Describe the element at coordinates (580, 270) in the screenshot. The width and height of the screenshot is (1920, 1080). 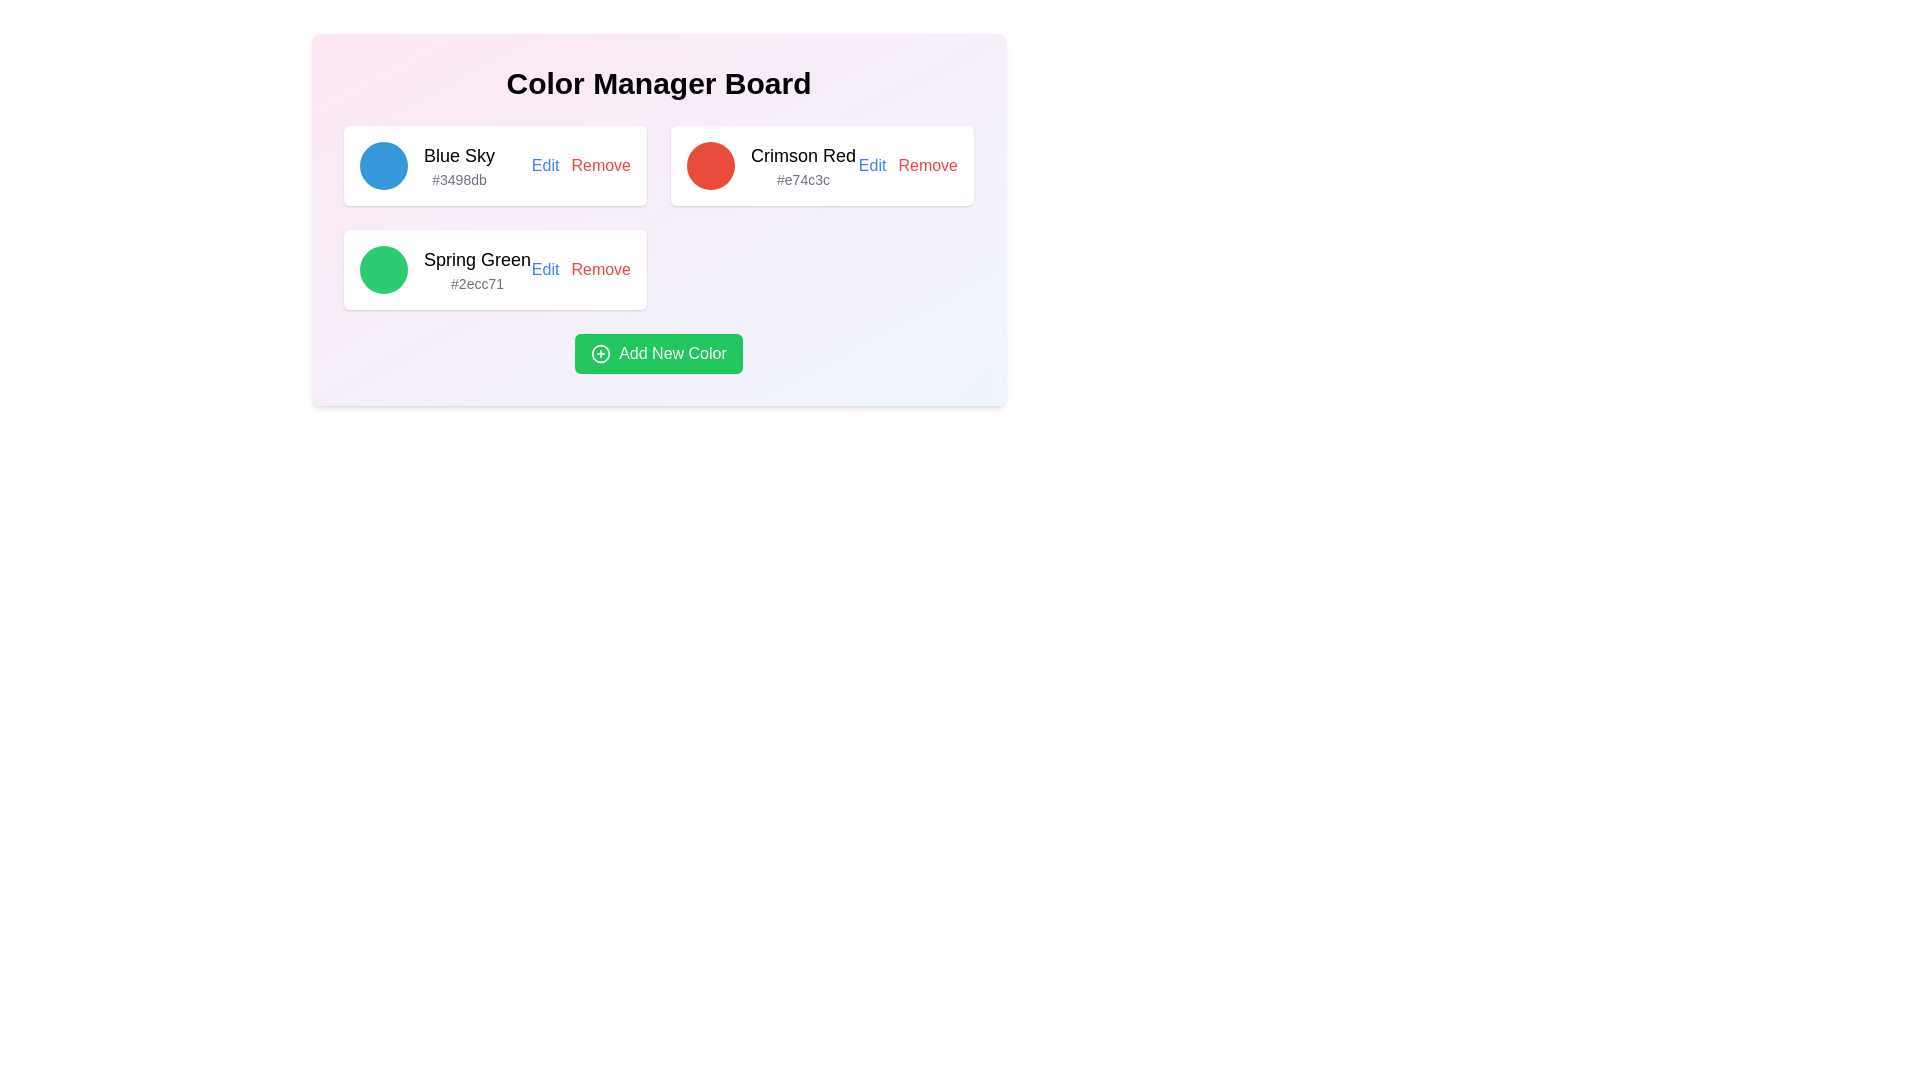
I see `the 'Remove' button, which is styled in red and is part of a composite element containing 'Edit' and 'Remove' labels in the bottom row of the 'Spring Green #2ecc71' card` at that location.